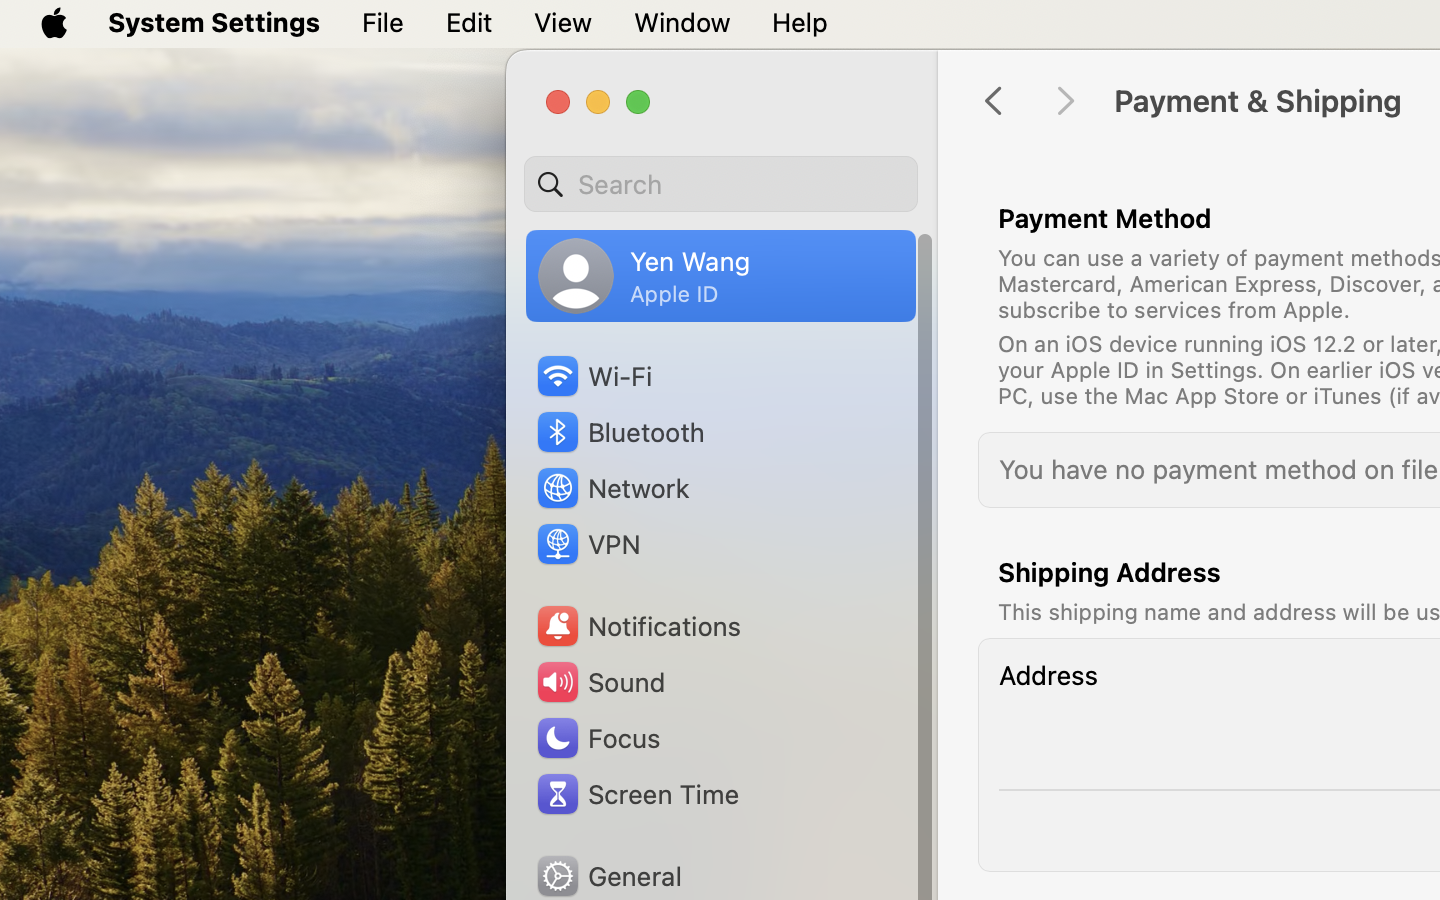 This screenshot has width=1440, height=900. What do you see at coordinates (592, 376) in the screenshot?
I see `'Wi‑Fi'` at bounding box center [592, 376].